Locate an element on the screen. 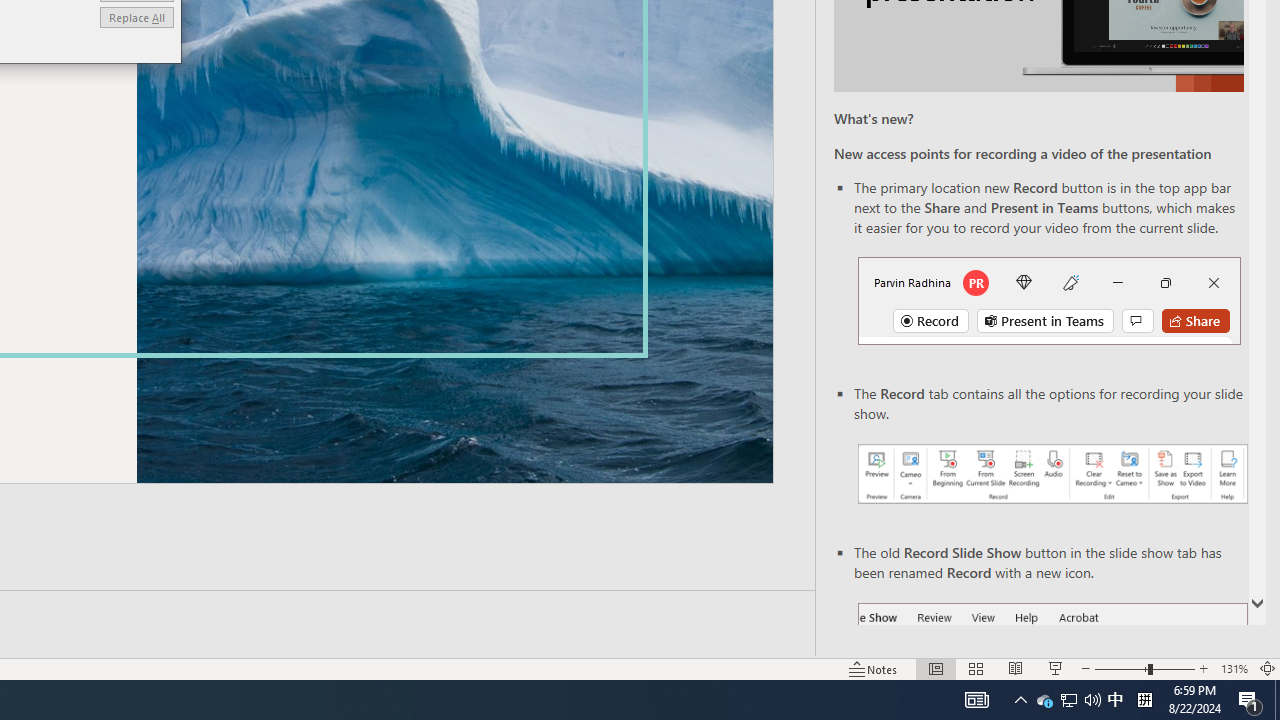 The width and height of the screenshot is (1280, 720). 'Record your presentations screenshot one' is located at coordinates (1051, 474).